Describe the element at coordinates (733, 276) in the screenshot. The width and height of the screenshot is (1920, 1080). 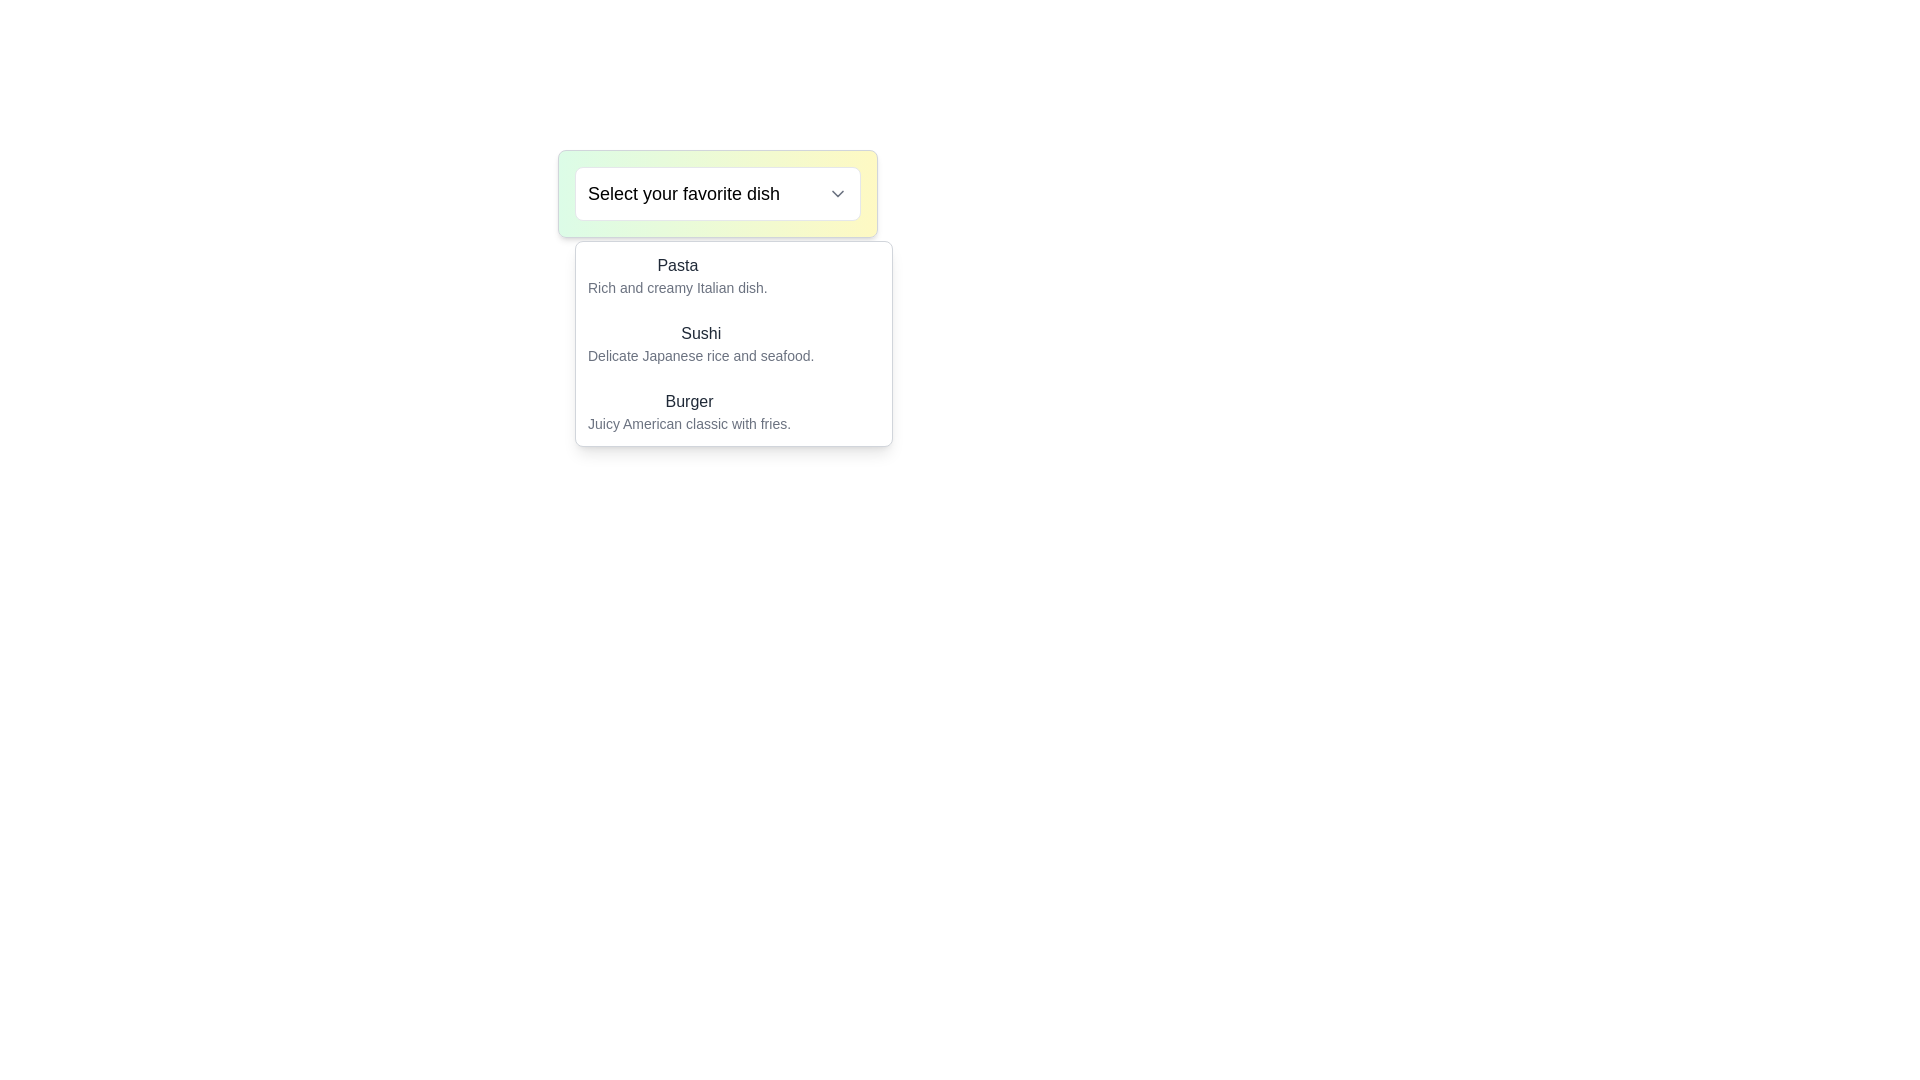
I see `the first dropdown menu option labeled 'Pasta'` at that location.